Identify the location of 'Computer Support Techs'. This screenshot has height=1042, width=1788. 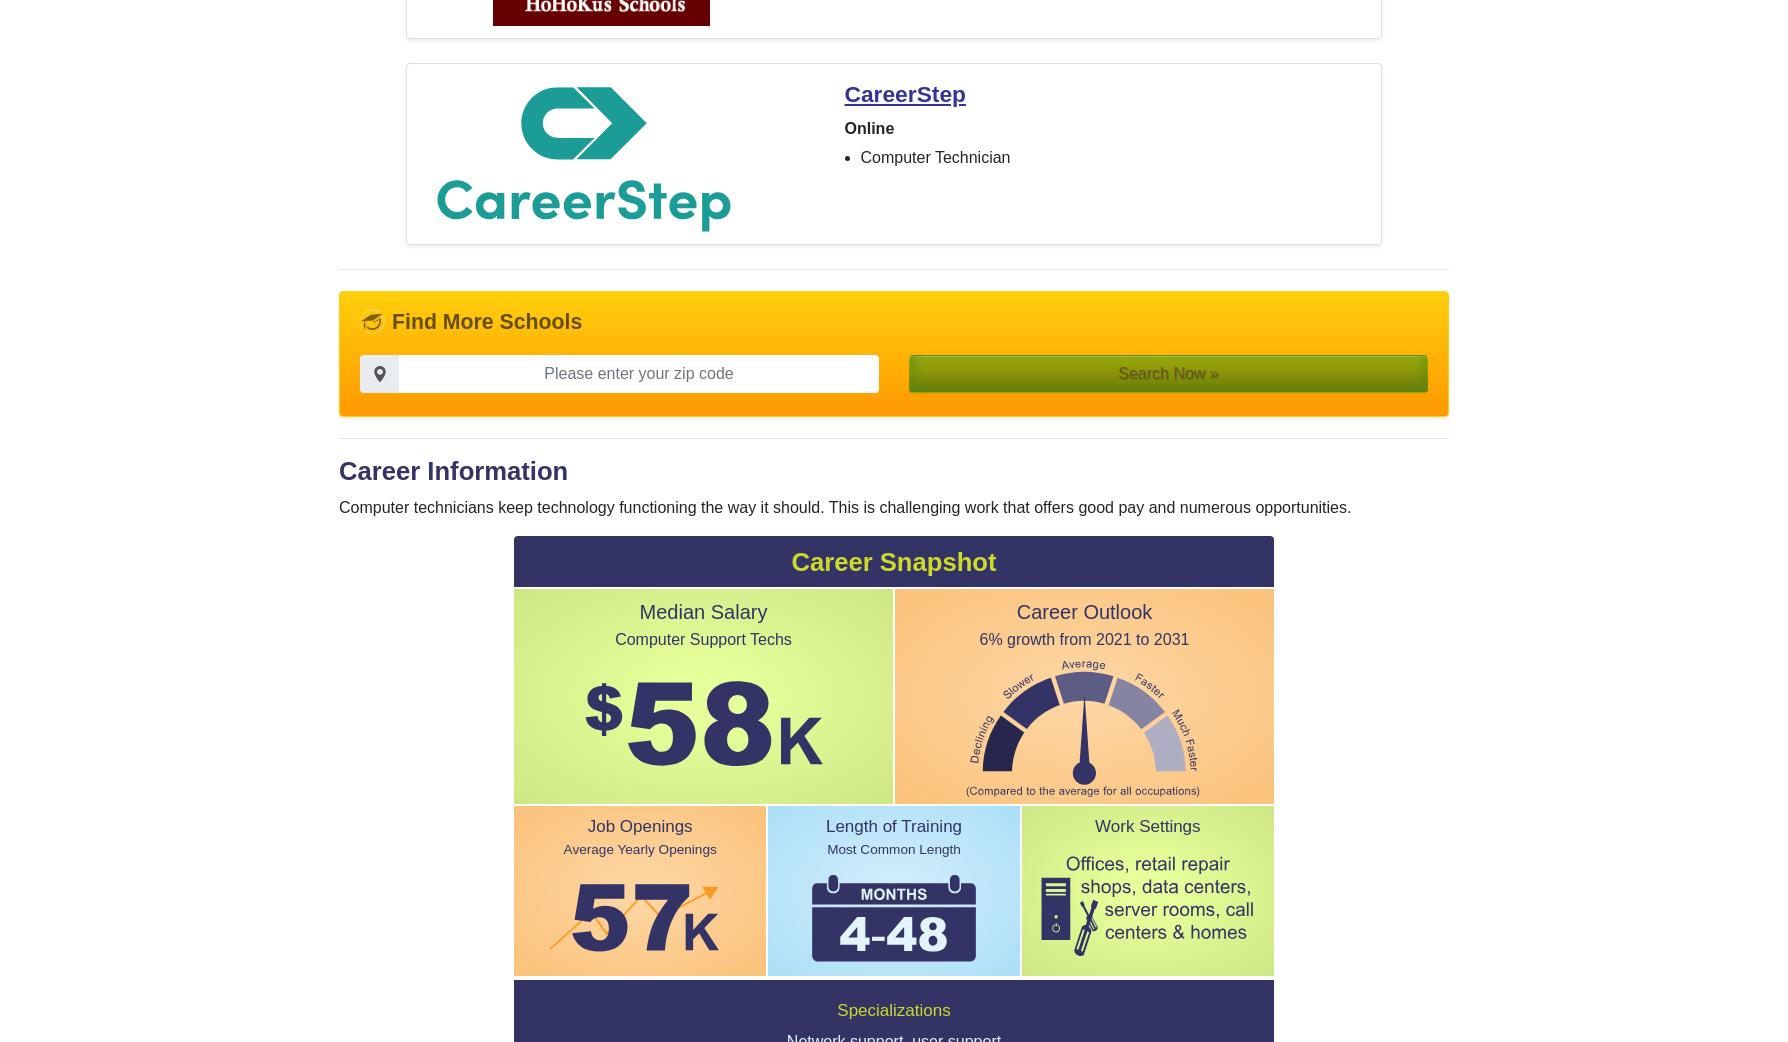
(702, 639).